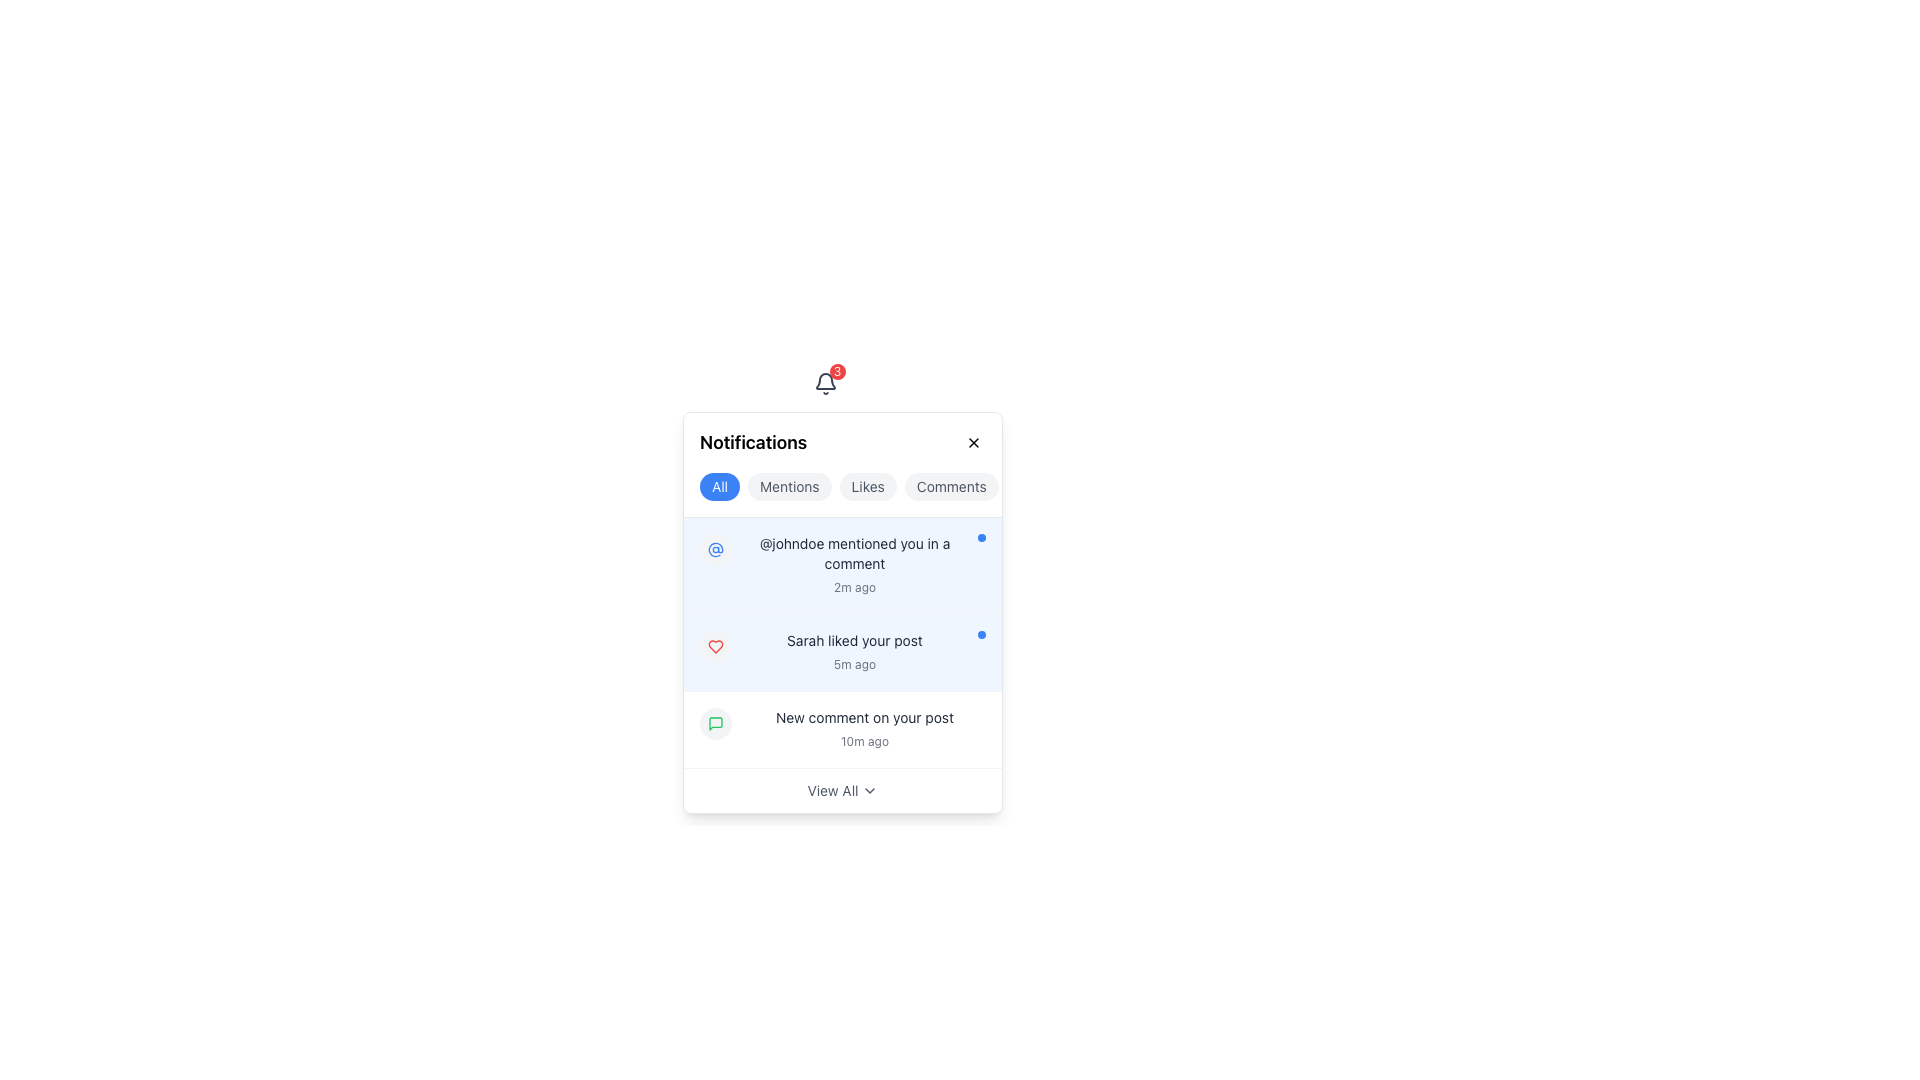  I want to click on the last notification entry which has a green message bubble icon and text indicating 'New comment on your post' and '10m ago', so click(843, 729).